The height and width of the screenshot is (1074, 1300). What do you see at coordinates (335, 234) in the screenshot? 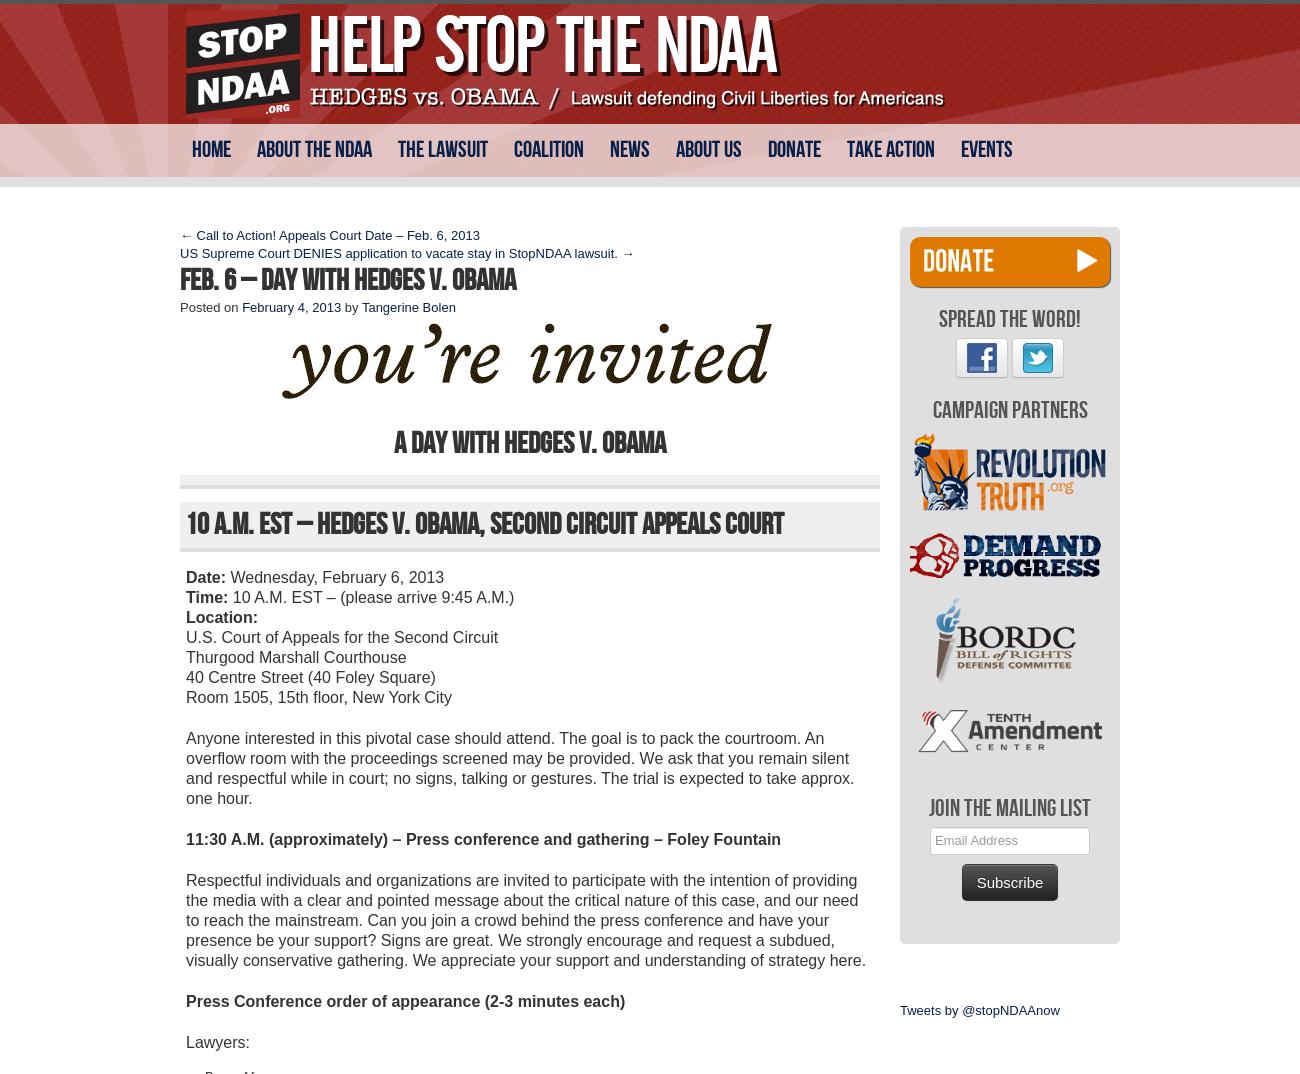
I see `'Call to Action! Appeals Court Date – Feb. 6, 2013'` at bounding box center [335, 234].